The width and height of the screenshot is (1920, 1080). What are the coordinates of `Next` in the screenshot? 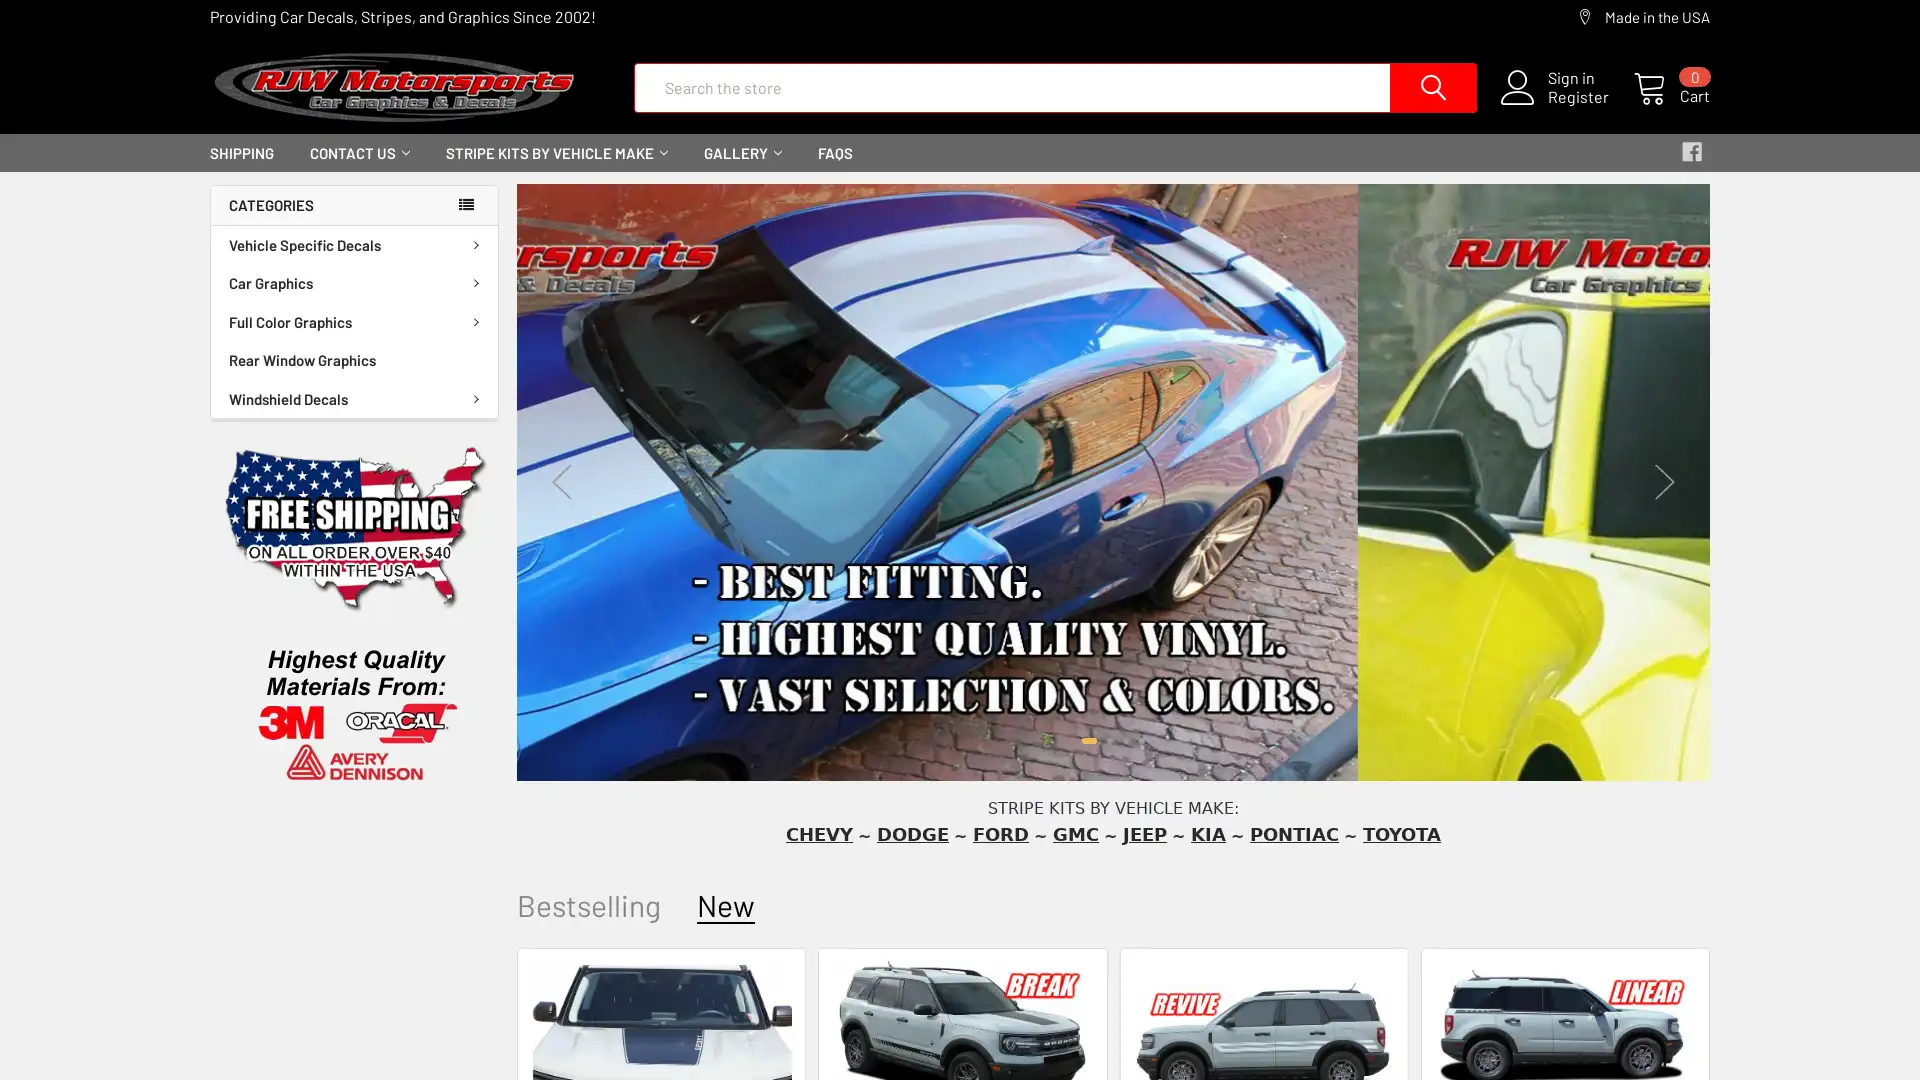 It's located at (1665, 481).